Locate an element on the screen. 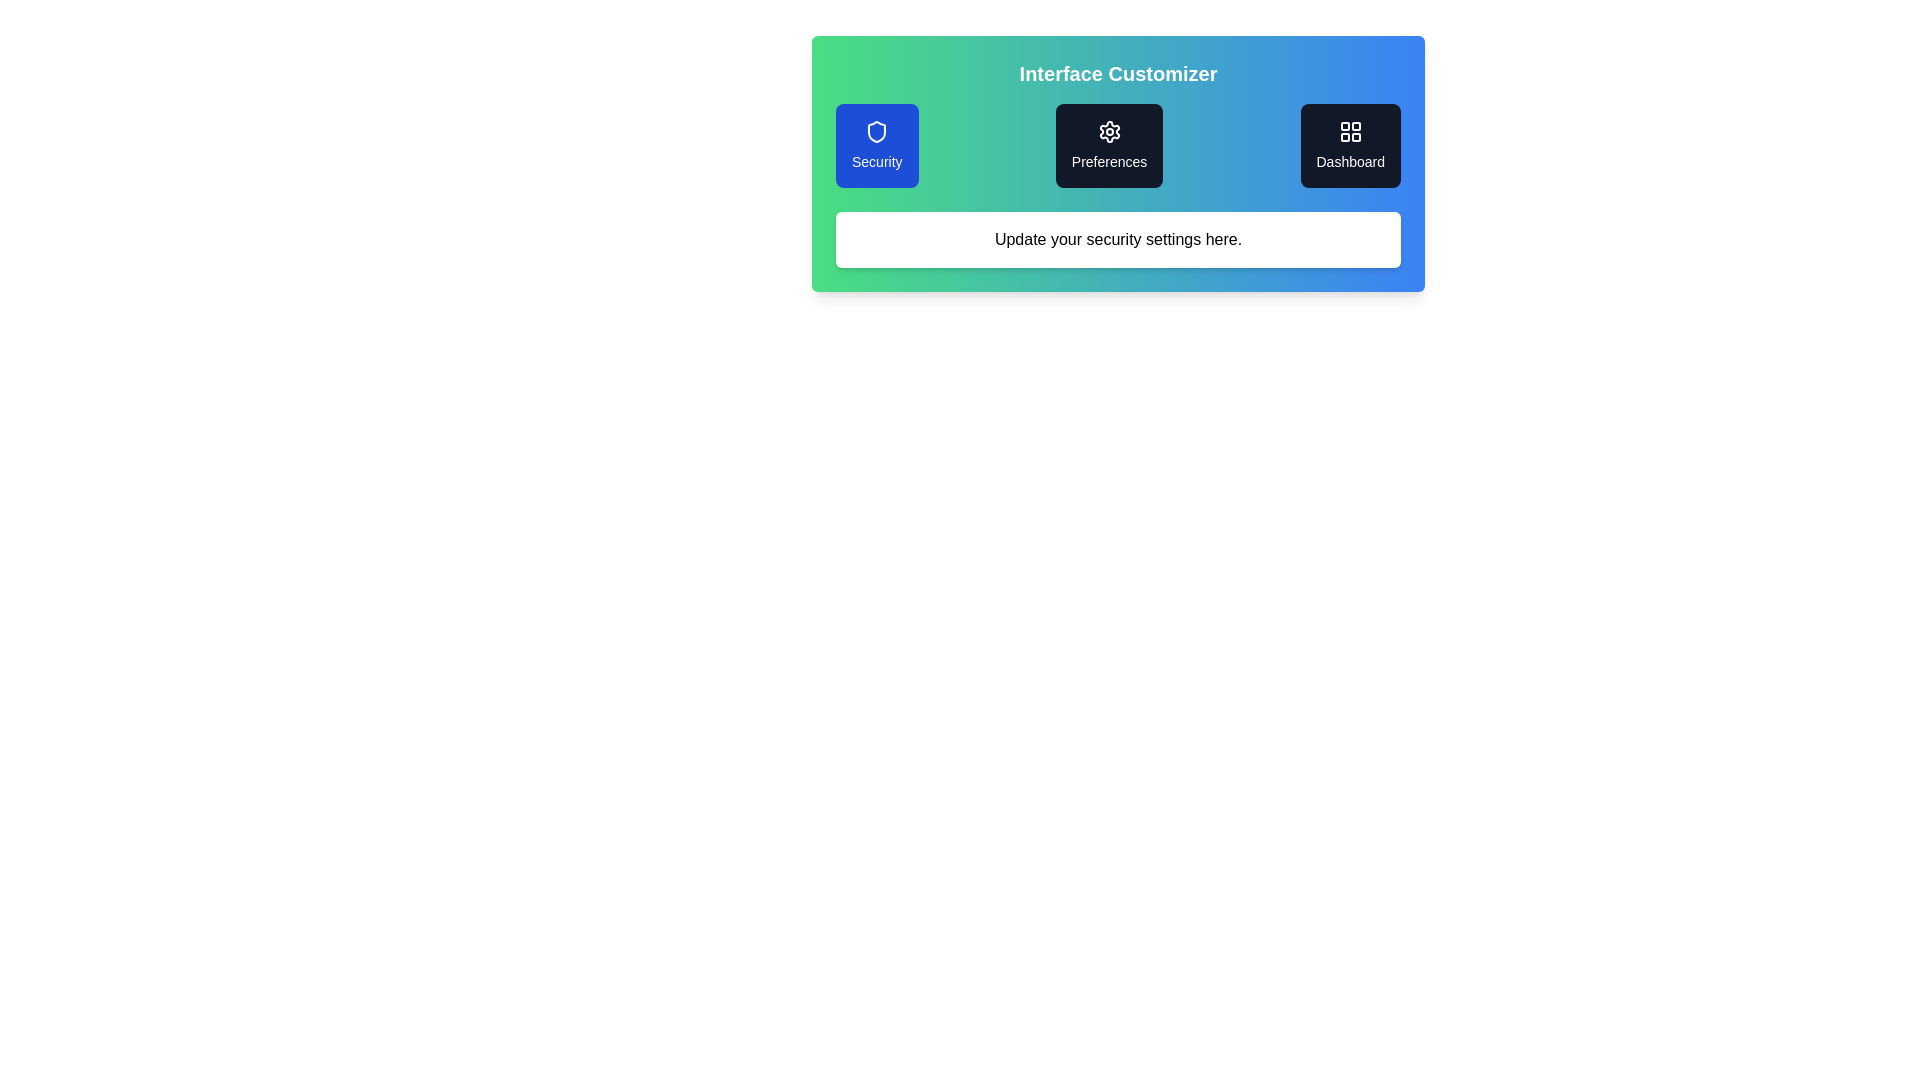 The height and width of the screenshot is (1080, 1920). 'Preferences' icon located centrally in the interface, positioned between the 'Security' tile and the 'Dashboard' tile, to see details is located at coordinates (1108, 131).